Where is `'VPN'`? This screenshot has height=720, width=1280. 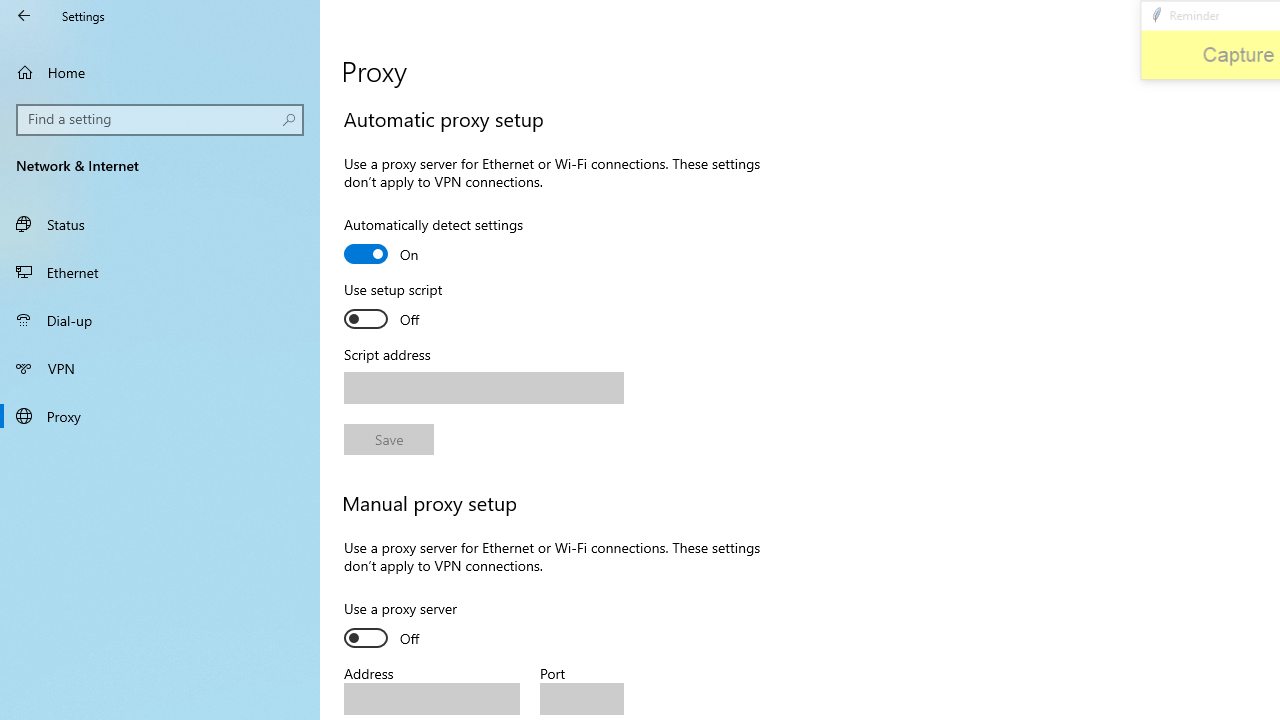
'VPN' is located at coordinates (160, 367).